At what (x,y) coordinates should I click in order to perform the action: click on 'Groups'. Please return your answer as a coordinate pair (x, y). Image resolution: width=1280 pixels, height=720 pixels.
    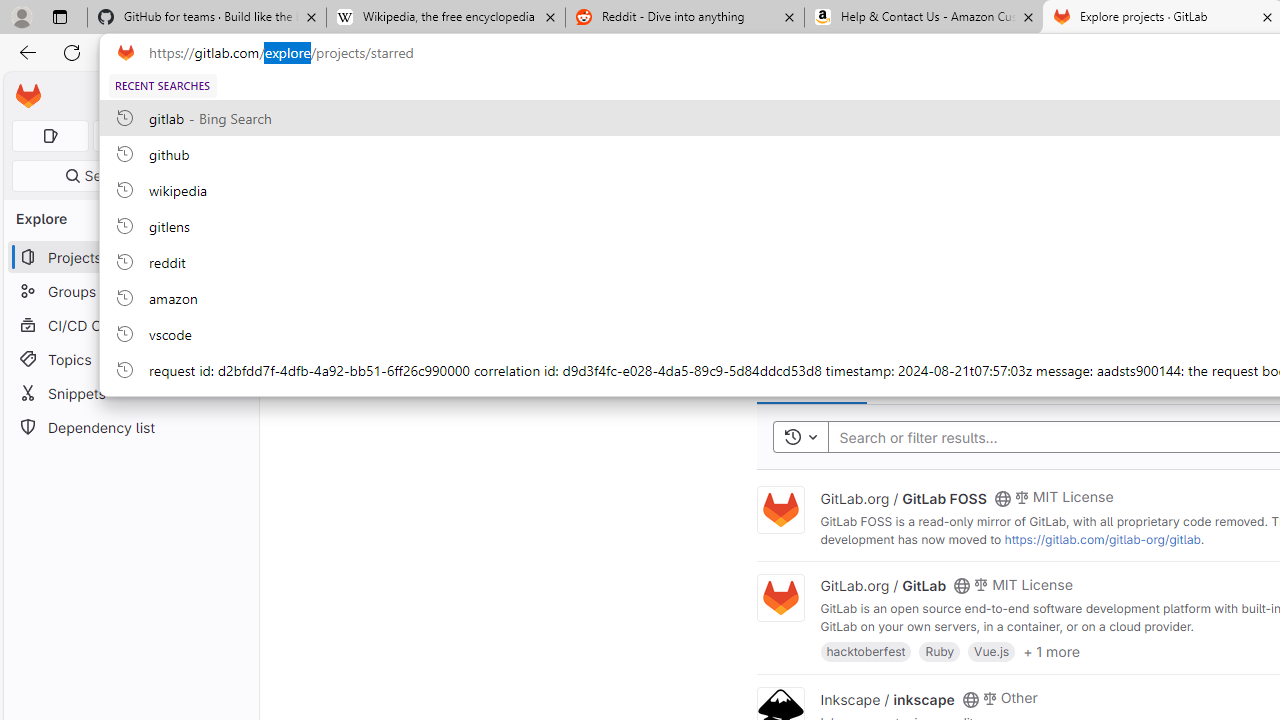
    Looking at the image, I should click on (130, 291).